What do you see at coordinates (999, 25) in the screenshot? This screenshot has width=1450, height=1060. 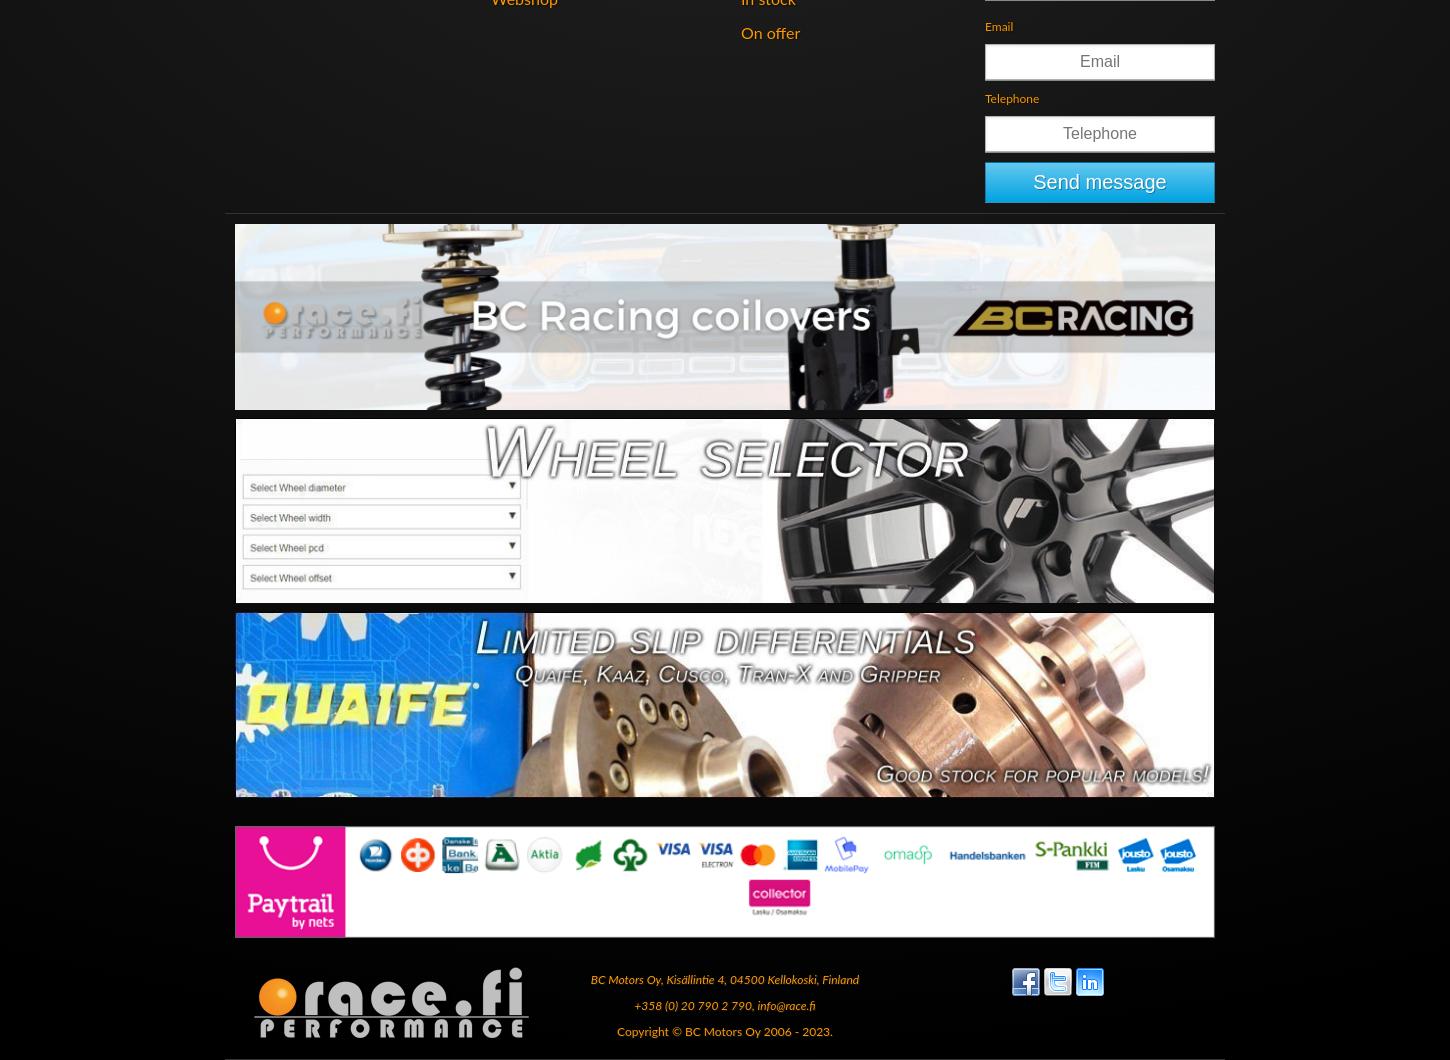 I see `'Email'` at bounding box center [999, 25].